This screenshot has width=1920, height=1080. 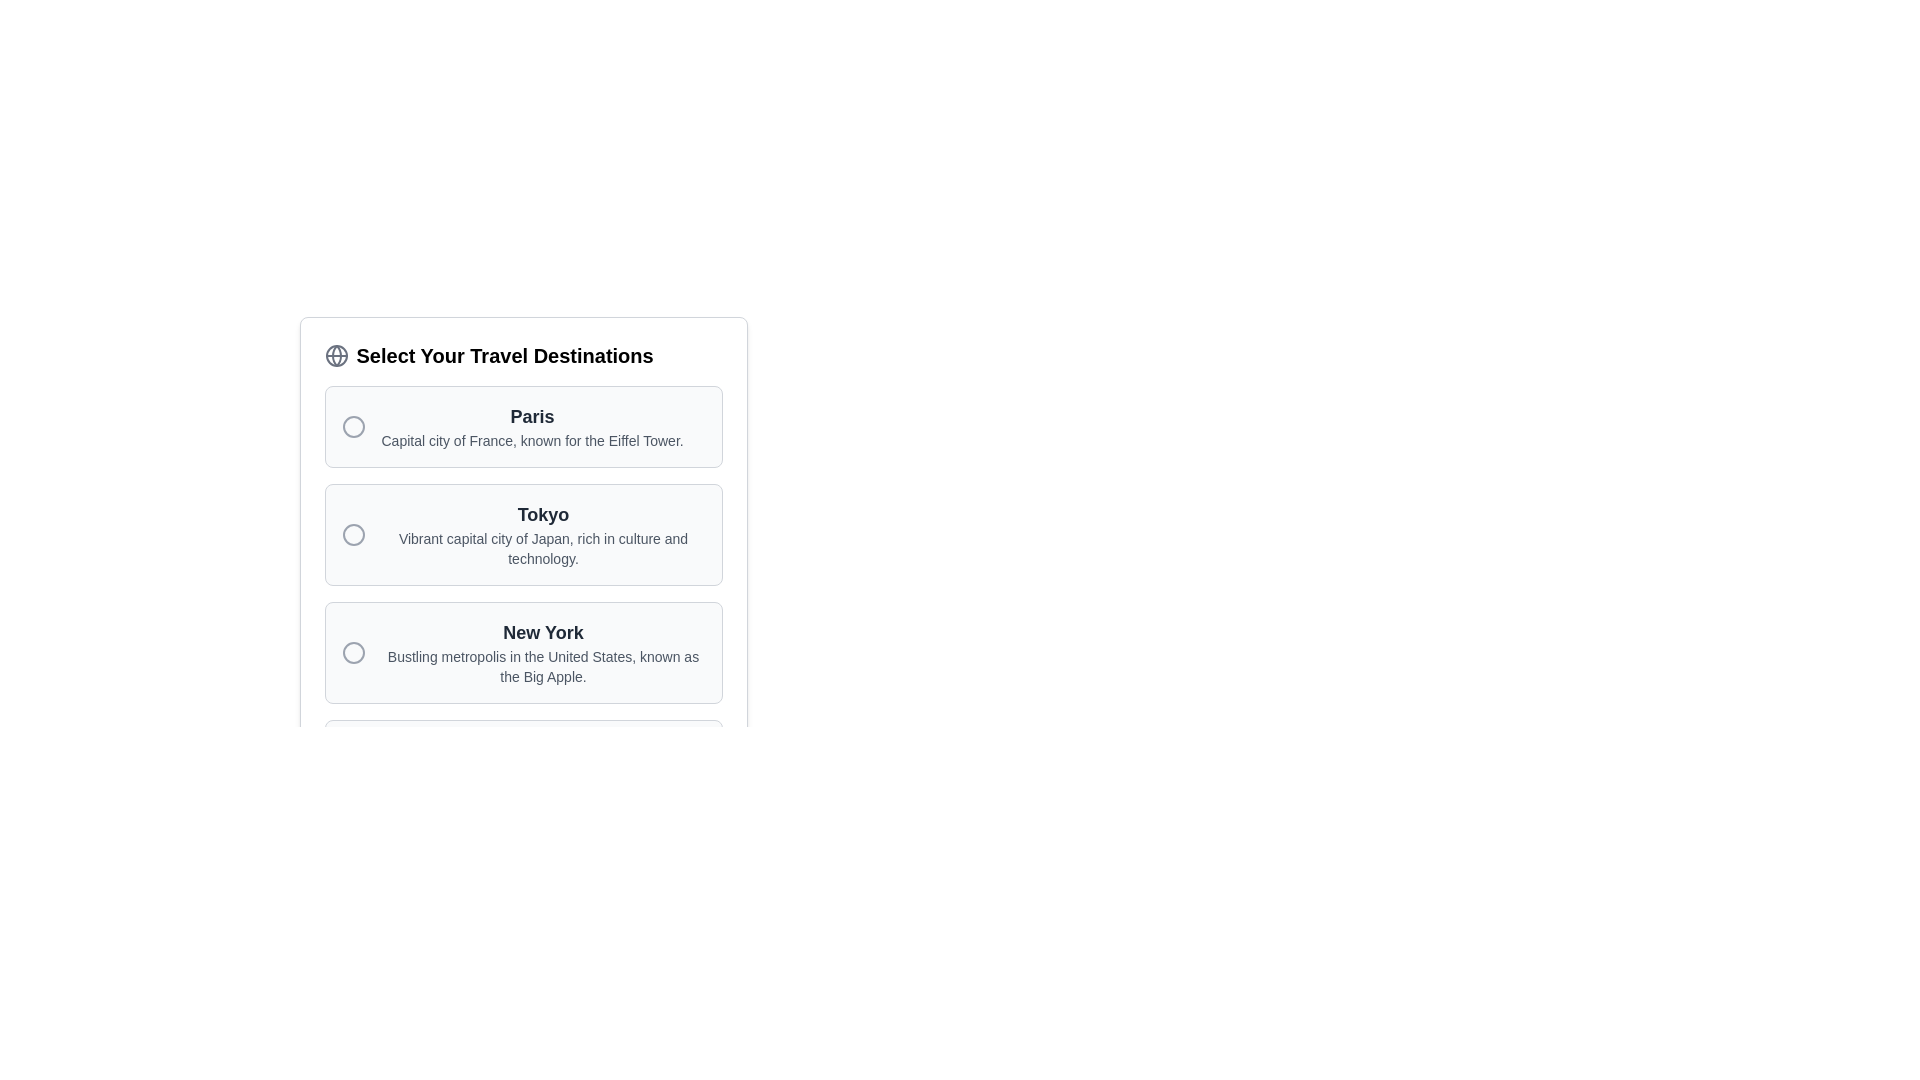 What do you see at coordinates (512, 426) in the screenshot?
I see `the text item displaying 'Paris'` at bounding box center [512, 426].